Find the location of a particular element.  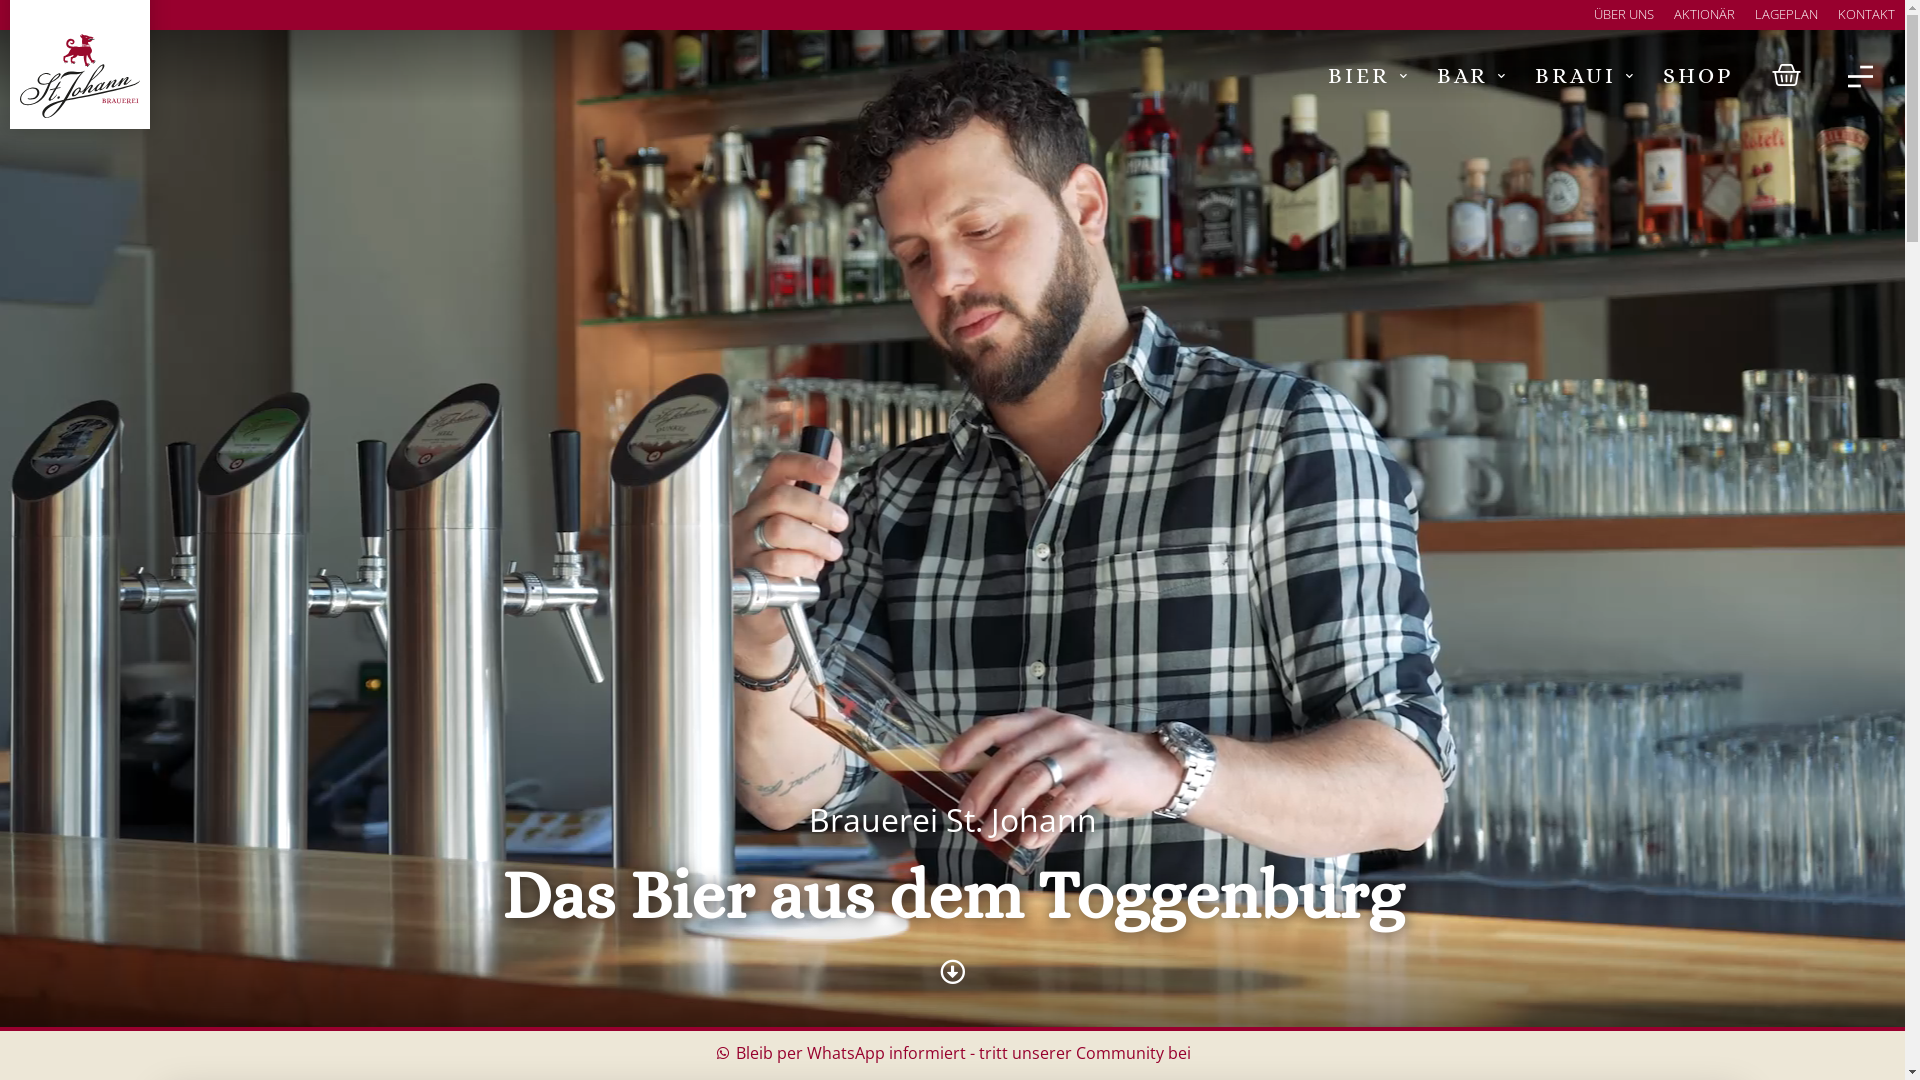

'BIER' is located at coordinates (1366, 75).